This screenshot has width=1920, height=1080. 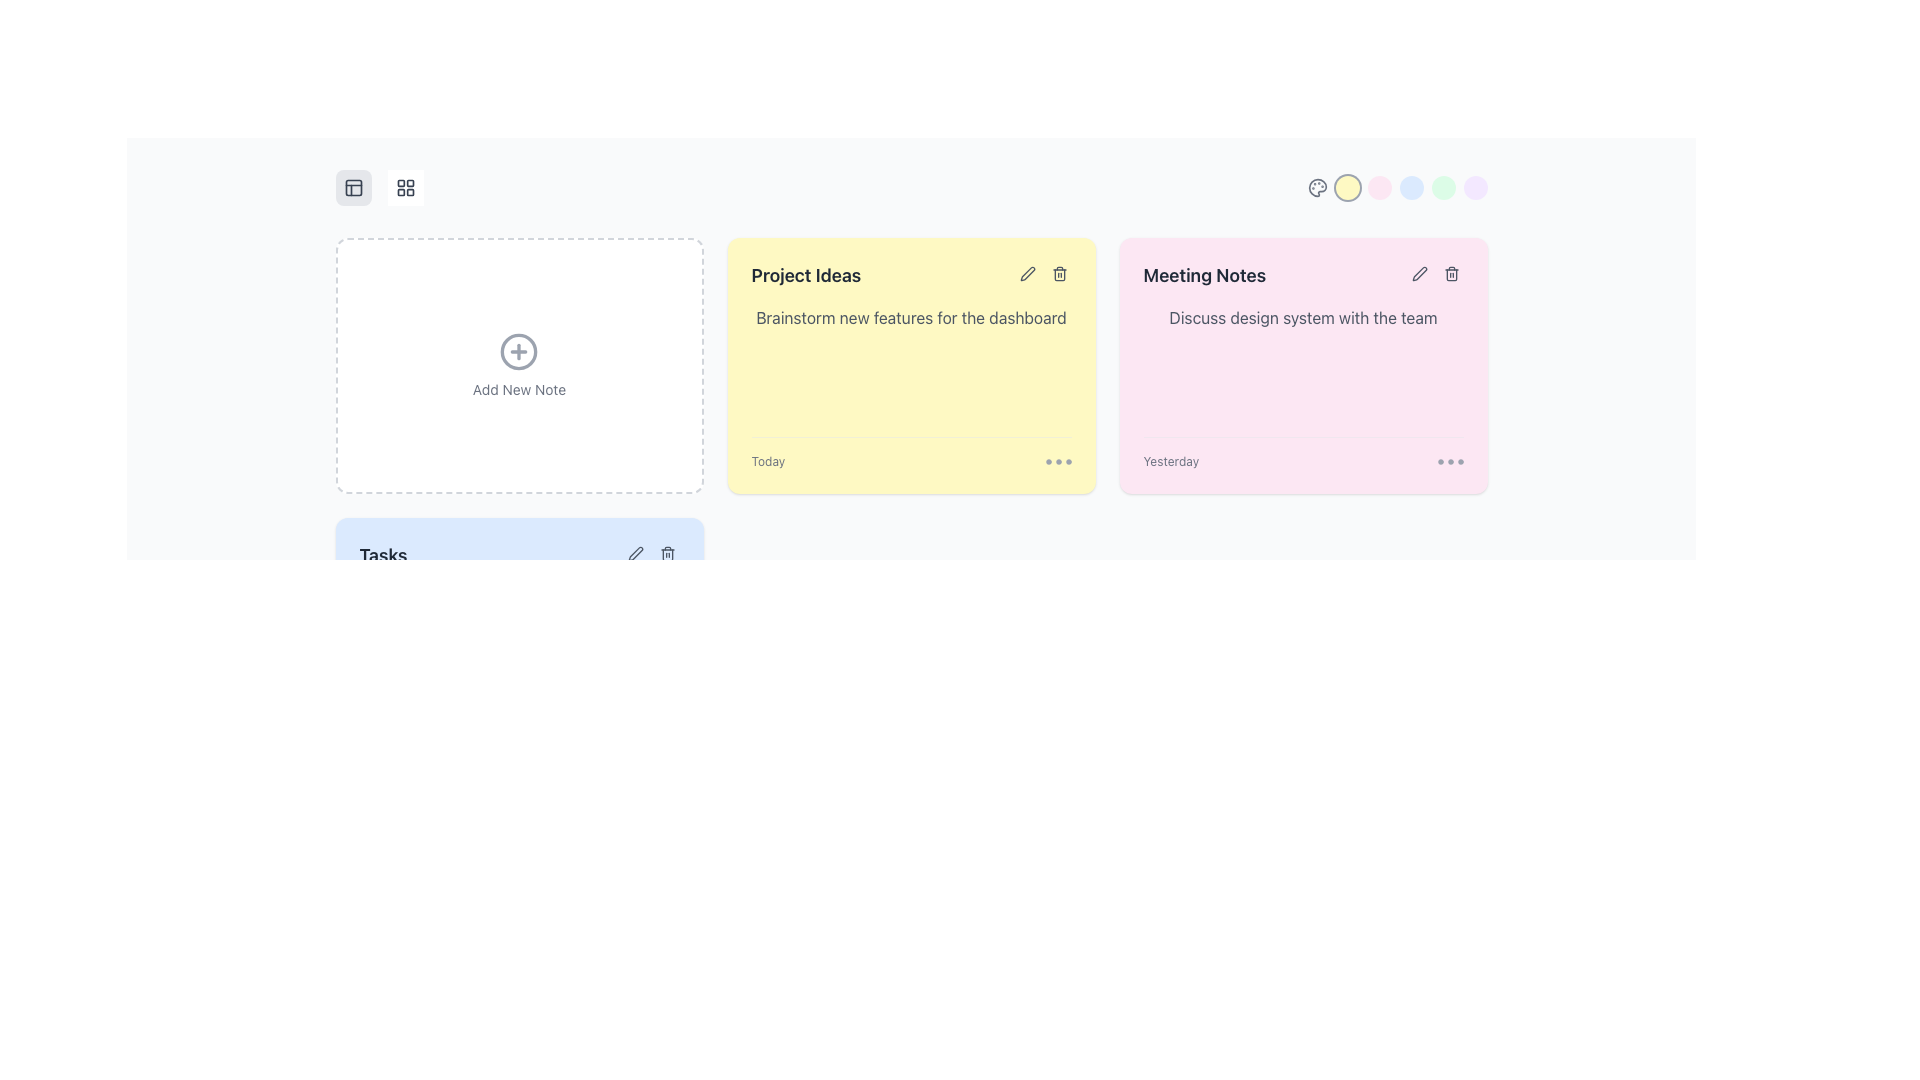 What do you see at coordinates (1450, 462) in the screenshot?
I see `one of the small gray circle icons in the bottom-right corner of the 'Meeting Notes' section, which contains the text 'Discuss design system with the team'` at bounding box center [1450, 462].